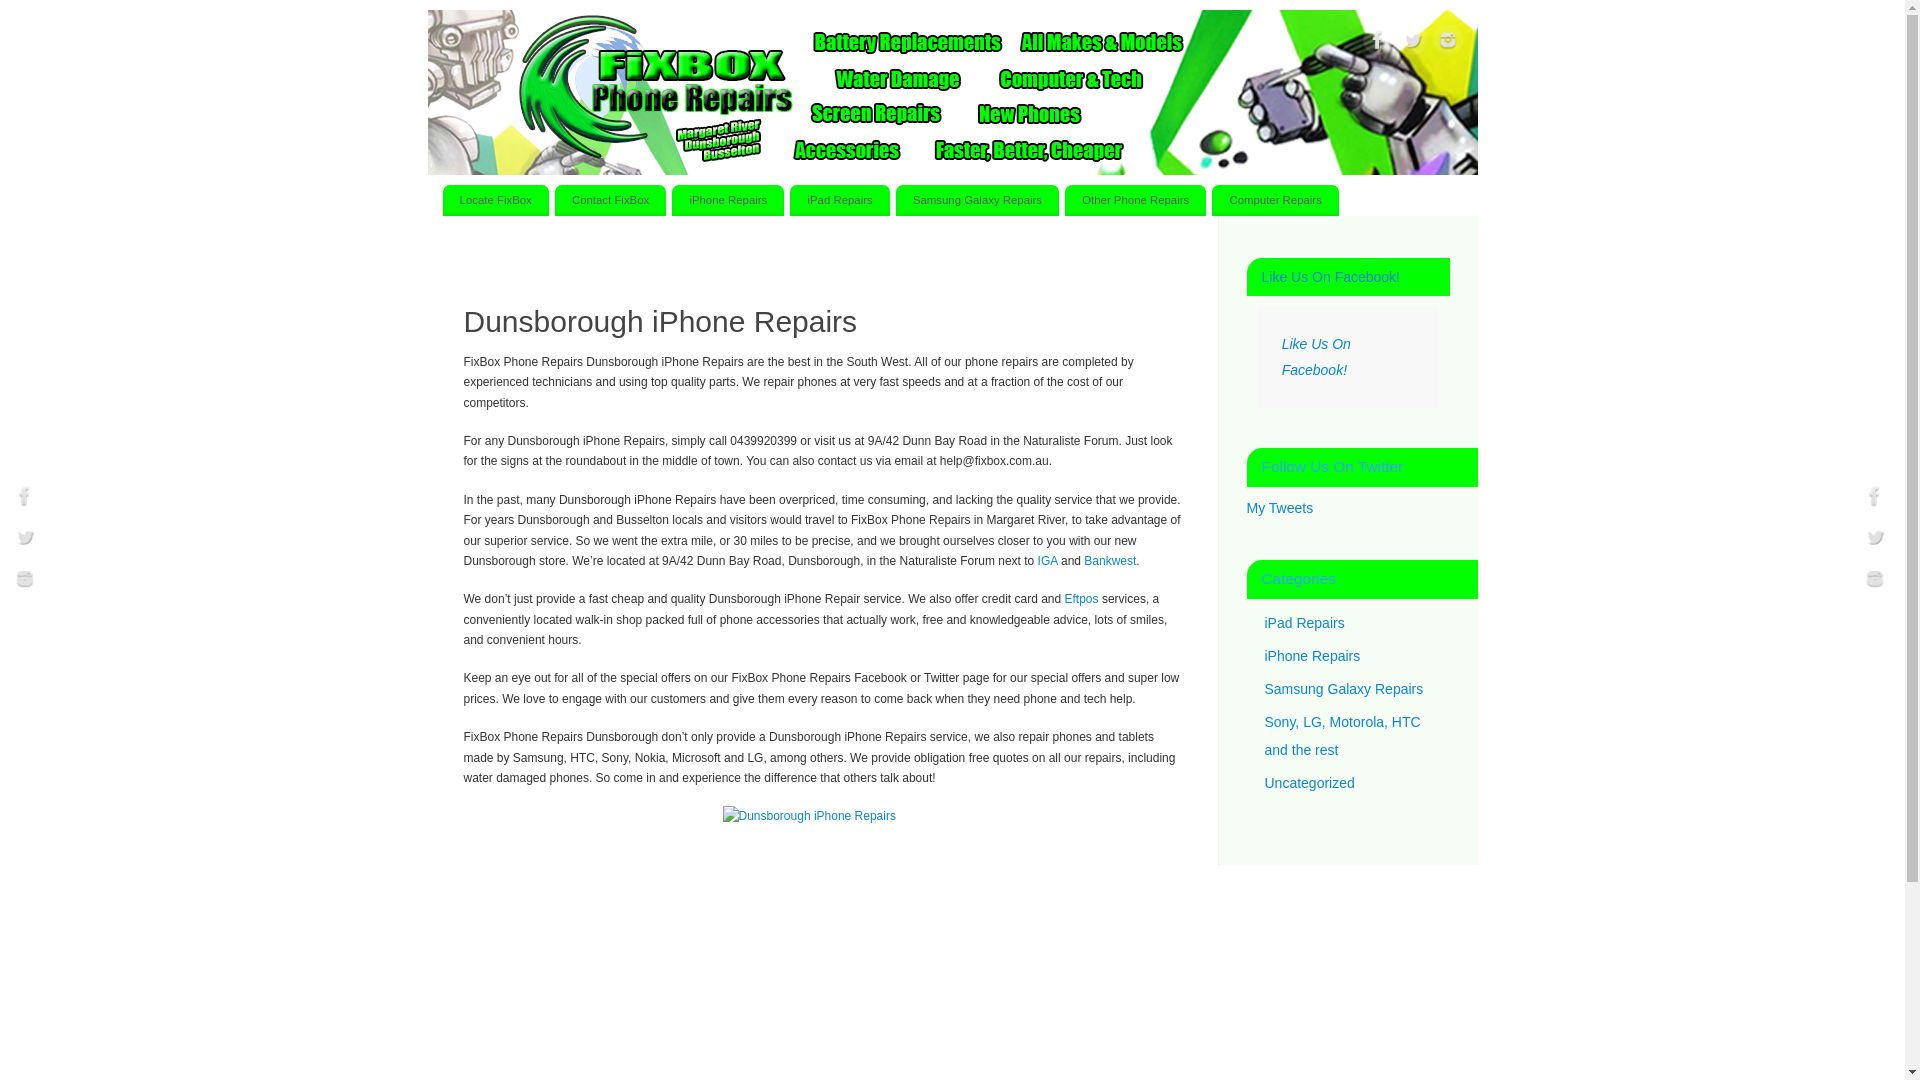 Image resolution: width=1920 pixels, height=1080 pixels. What do you see at coordinates (24, 581) in the screenshot?
I see `'Instagram'` at bounding box center [24, 581].